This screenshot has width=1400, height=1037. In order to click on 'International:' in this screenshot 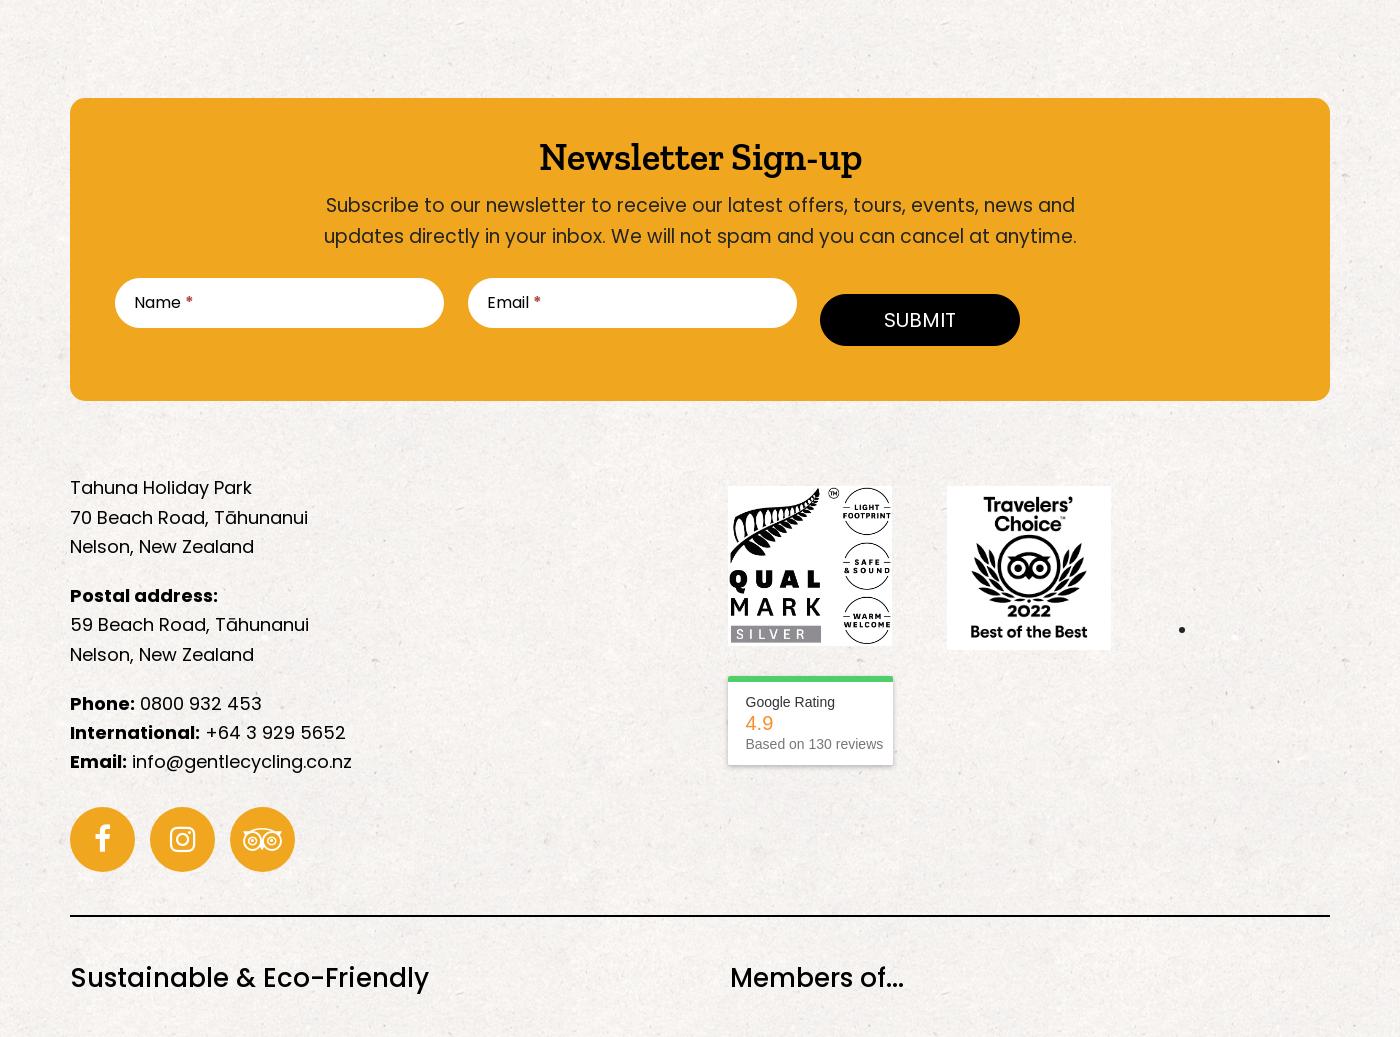, I will do `click(70, 732)`.